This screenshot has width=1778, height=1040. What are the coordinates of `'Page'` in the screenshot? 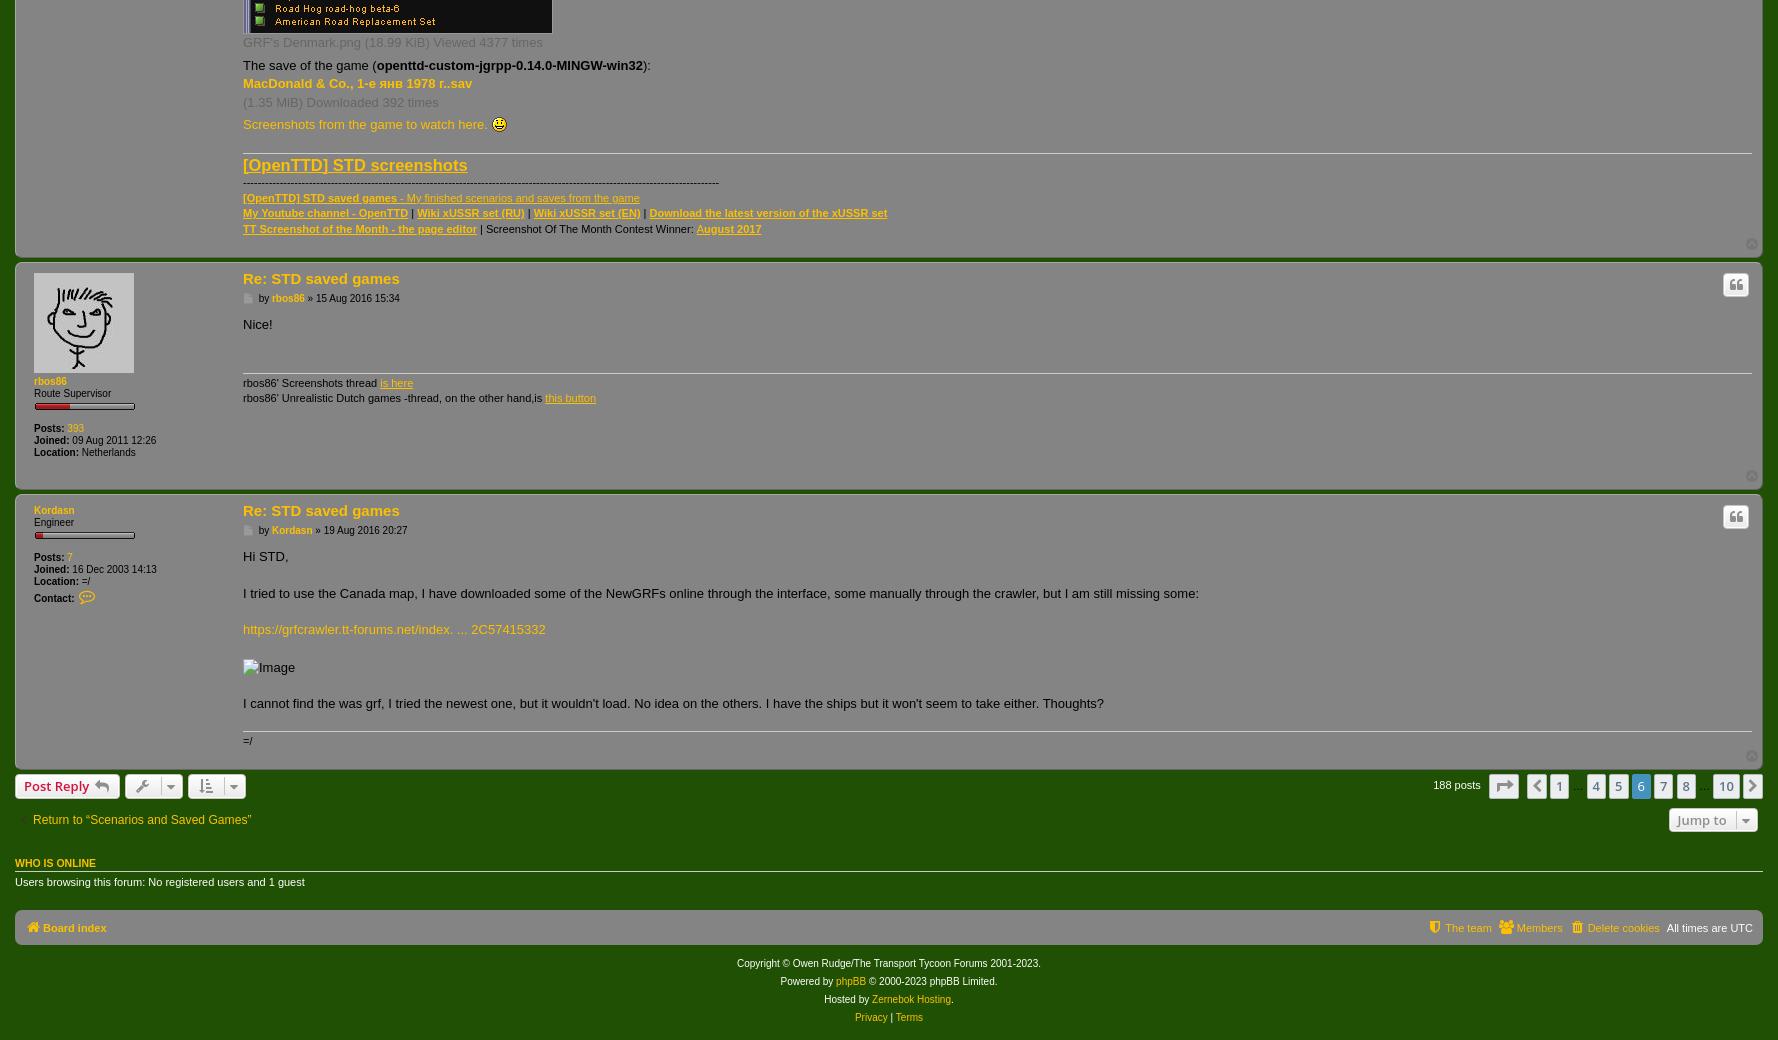 It's located at (1512, 783).